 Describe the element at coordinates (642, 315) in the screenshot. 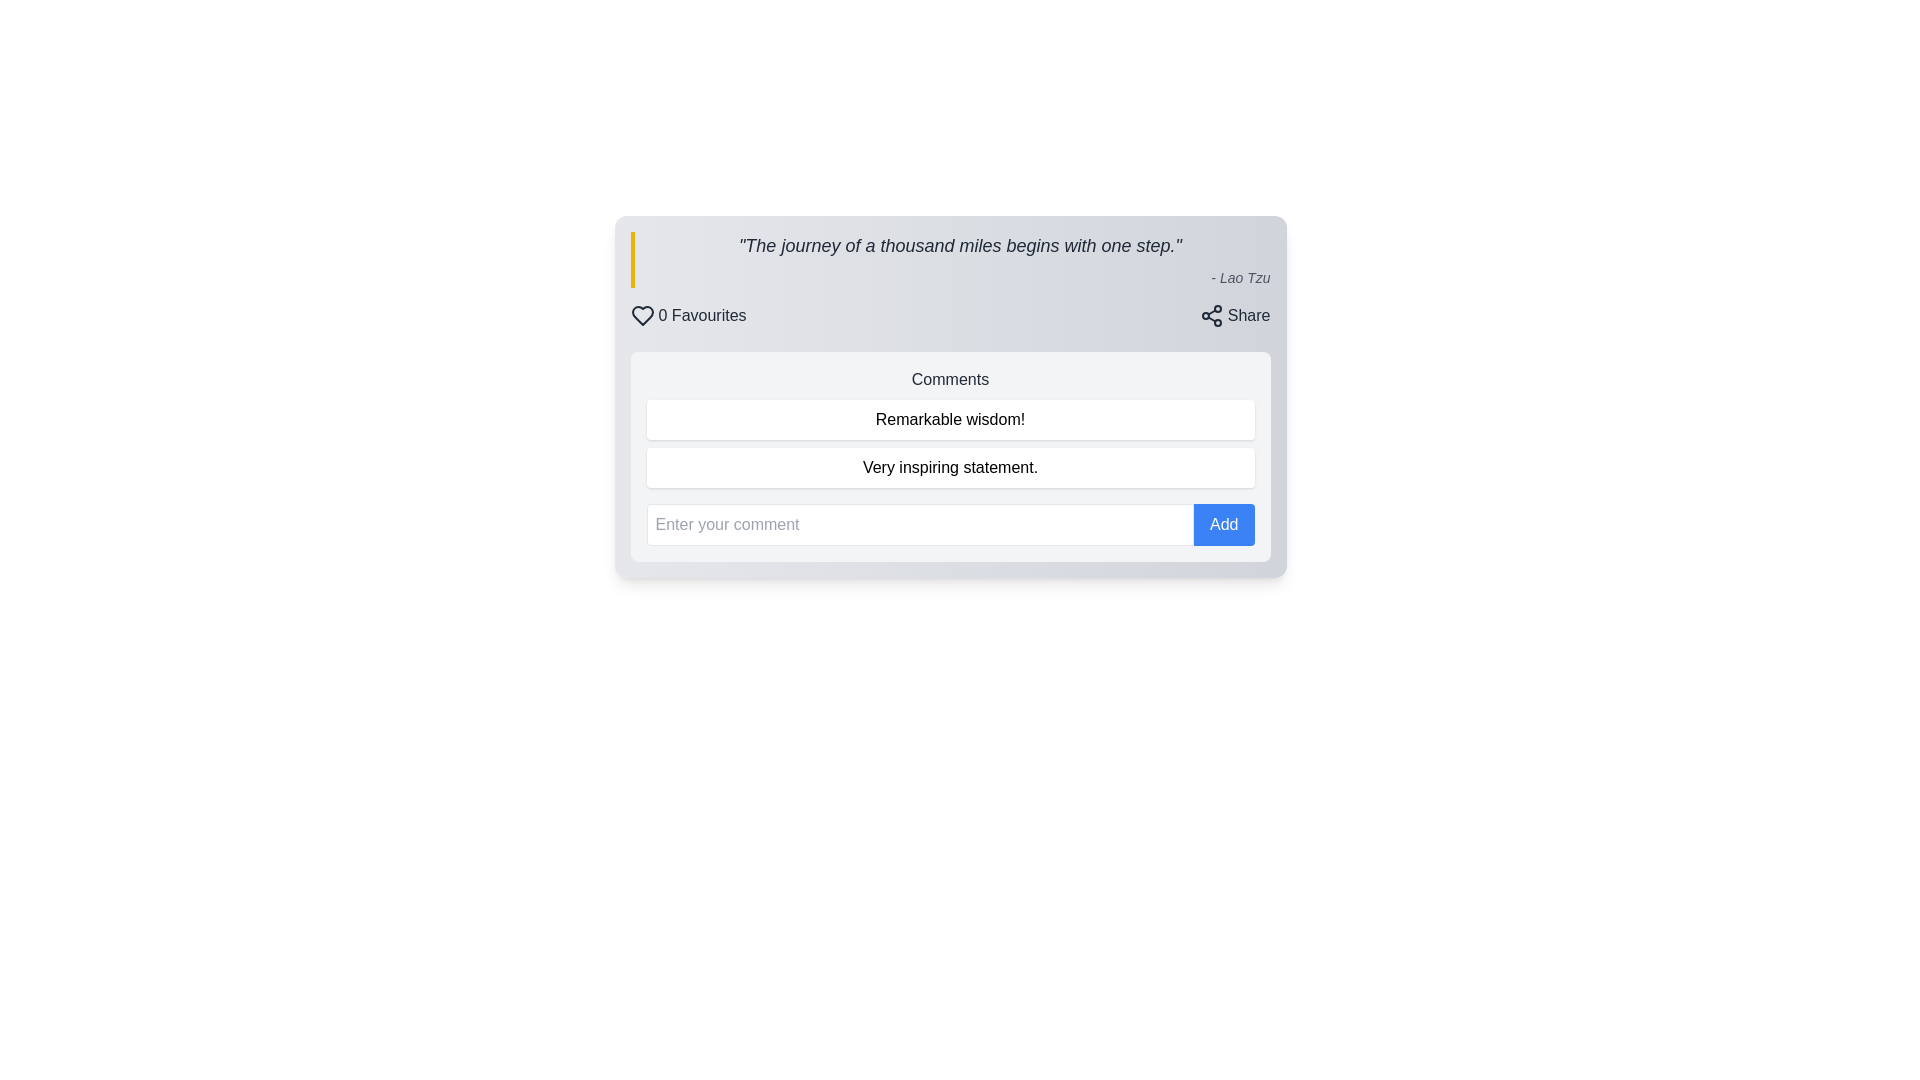

I see `the favorite icon located to the left of the '0 Favourites' text` at that location.